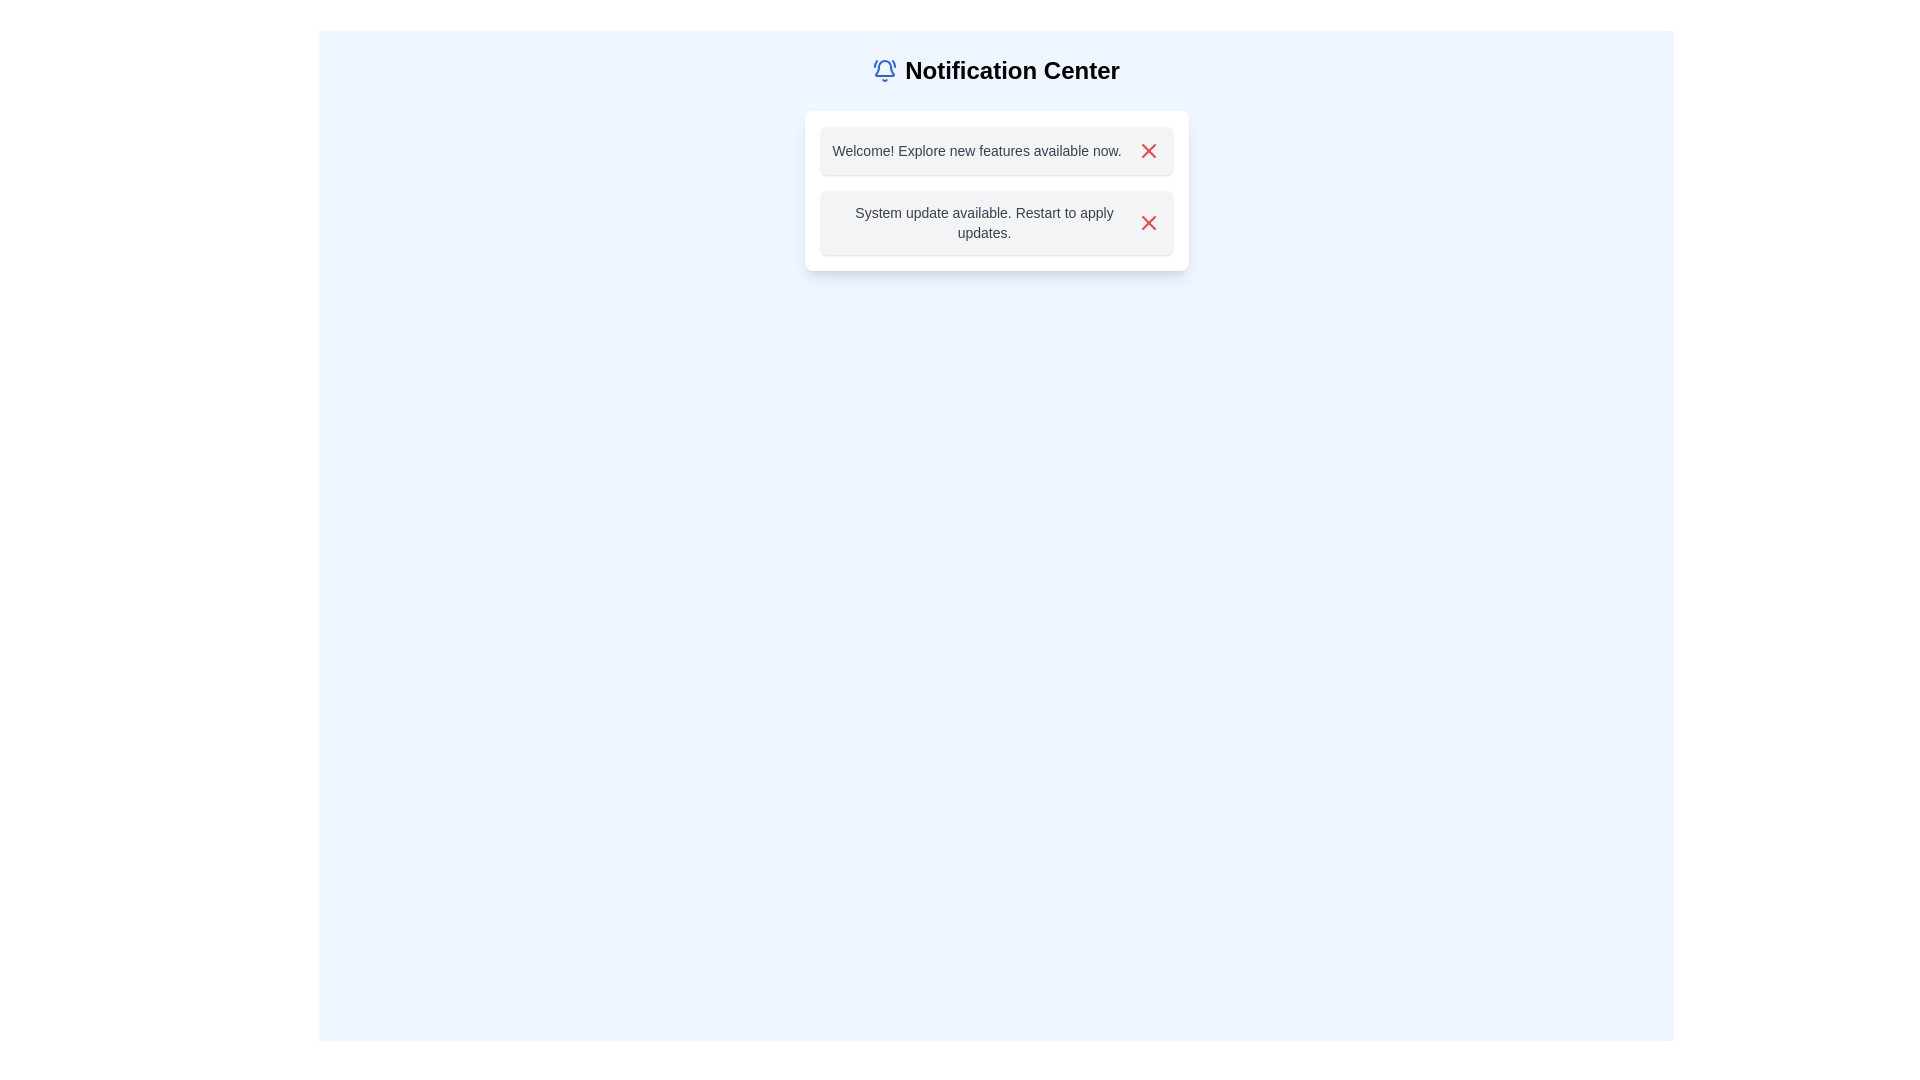 The height and width of the screenshot is (1080, 1920). Describe the element at coordinates (1148, 223) in the screenshot. I see `the close button of the second notification item in the Notification Center for keyboard interaction` at that location.